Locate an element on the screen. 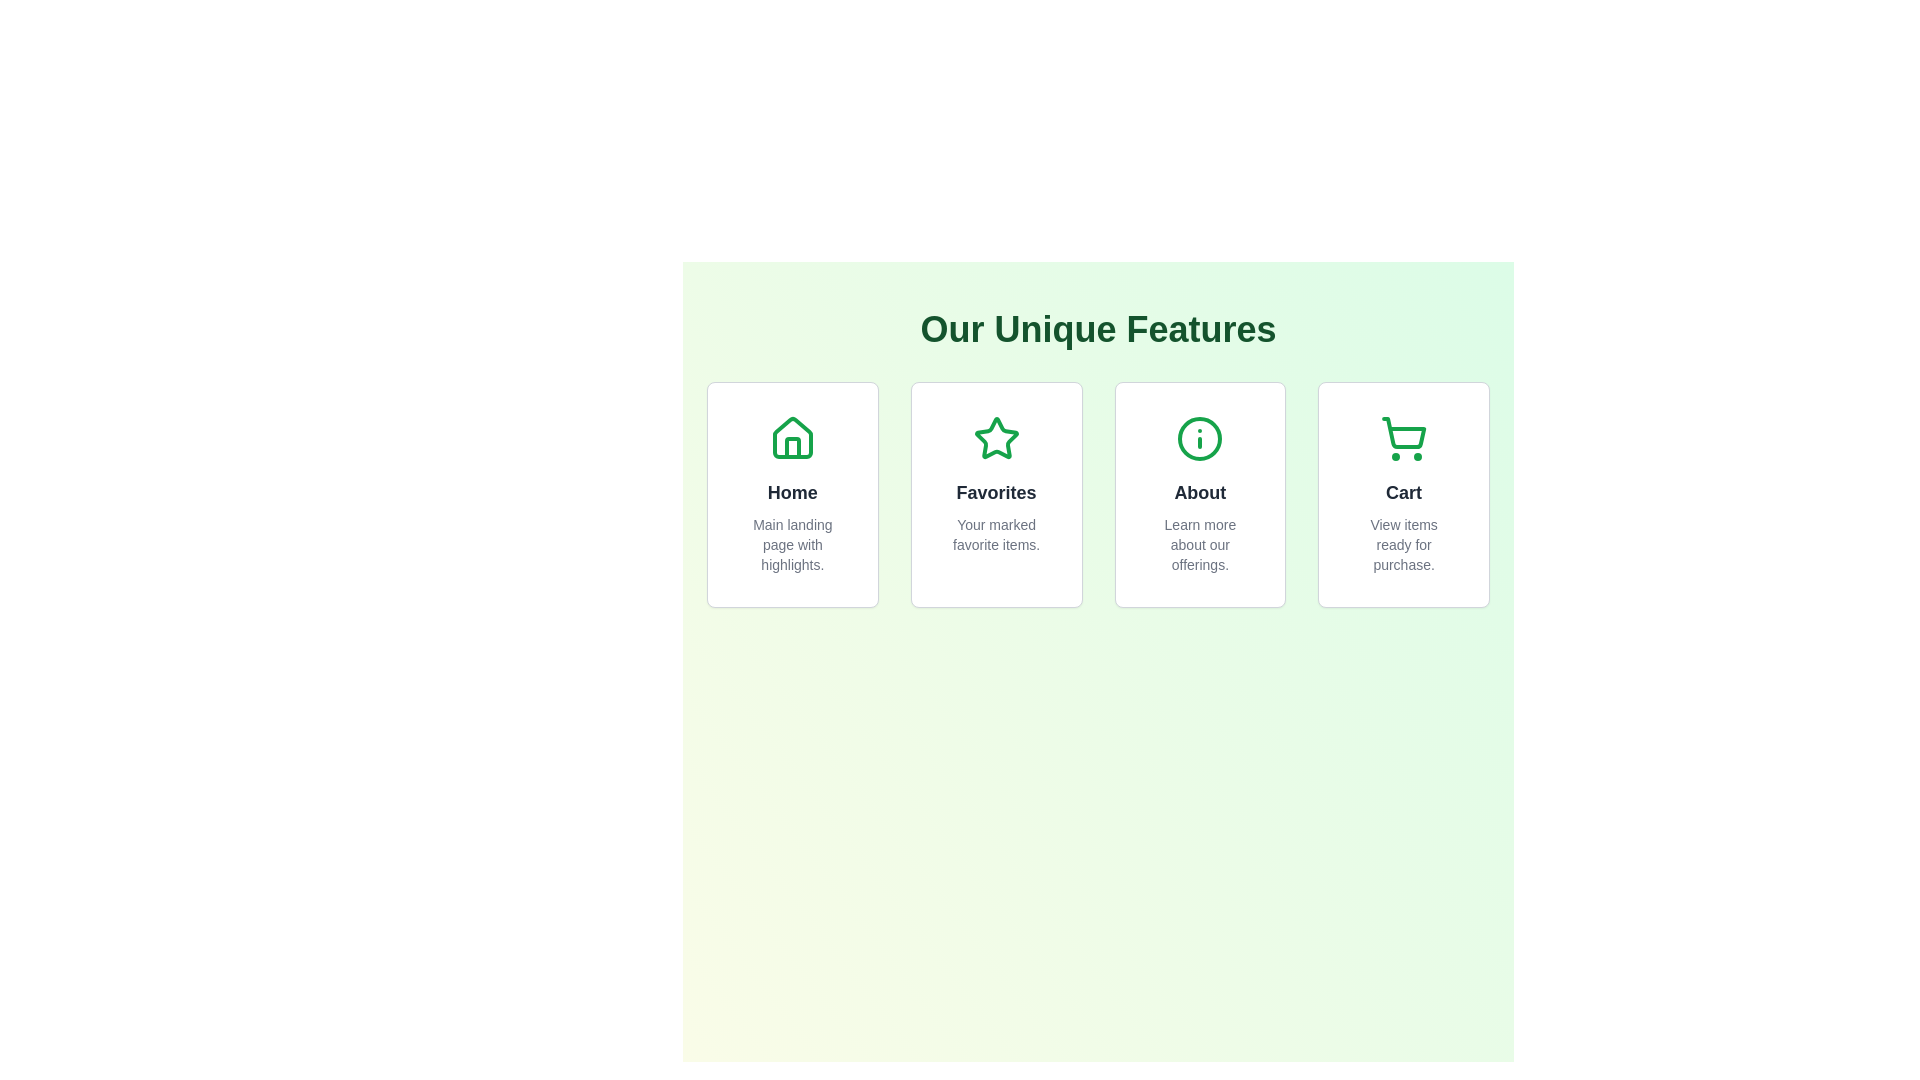 Image resolution: width=1920 pixels, height=1080 pixels. the 'Cart' text label, which is a bold, large, dark gray label positioned at the top-middle of the bottom-right card in a grid layout is located at coordinates (1403, 493).